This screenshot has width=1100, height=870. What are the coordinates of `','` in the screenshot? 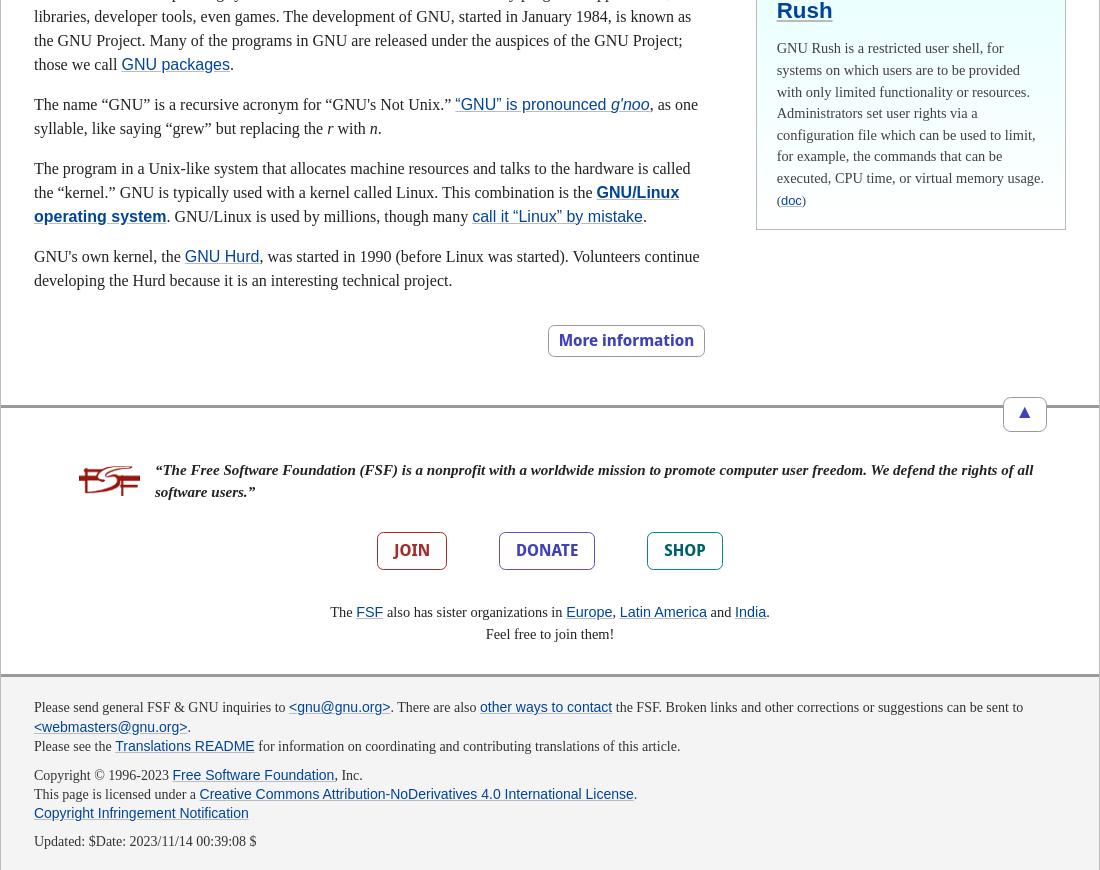 It's located at (614, 610).